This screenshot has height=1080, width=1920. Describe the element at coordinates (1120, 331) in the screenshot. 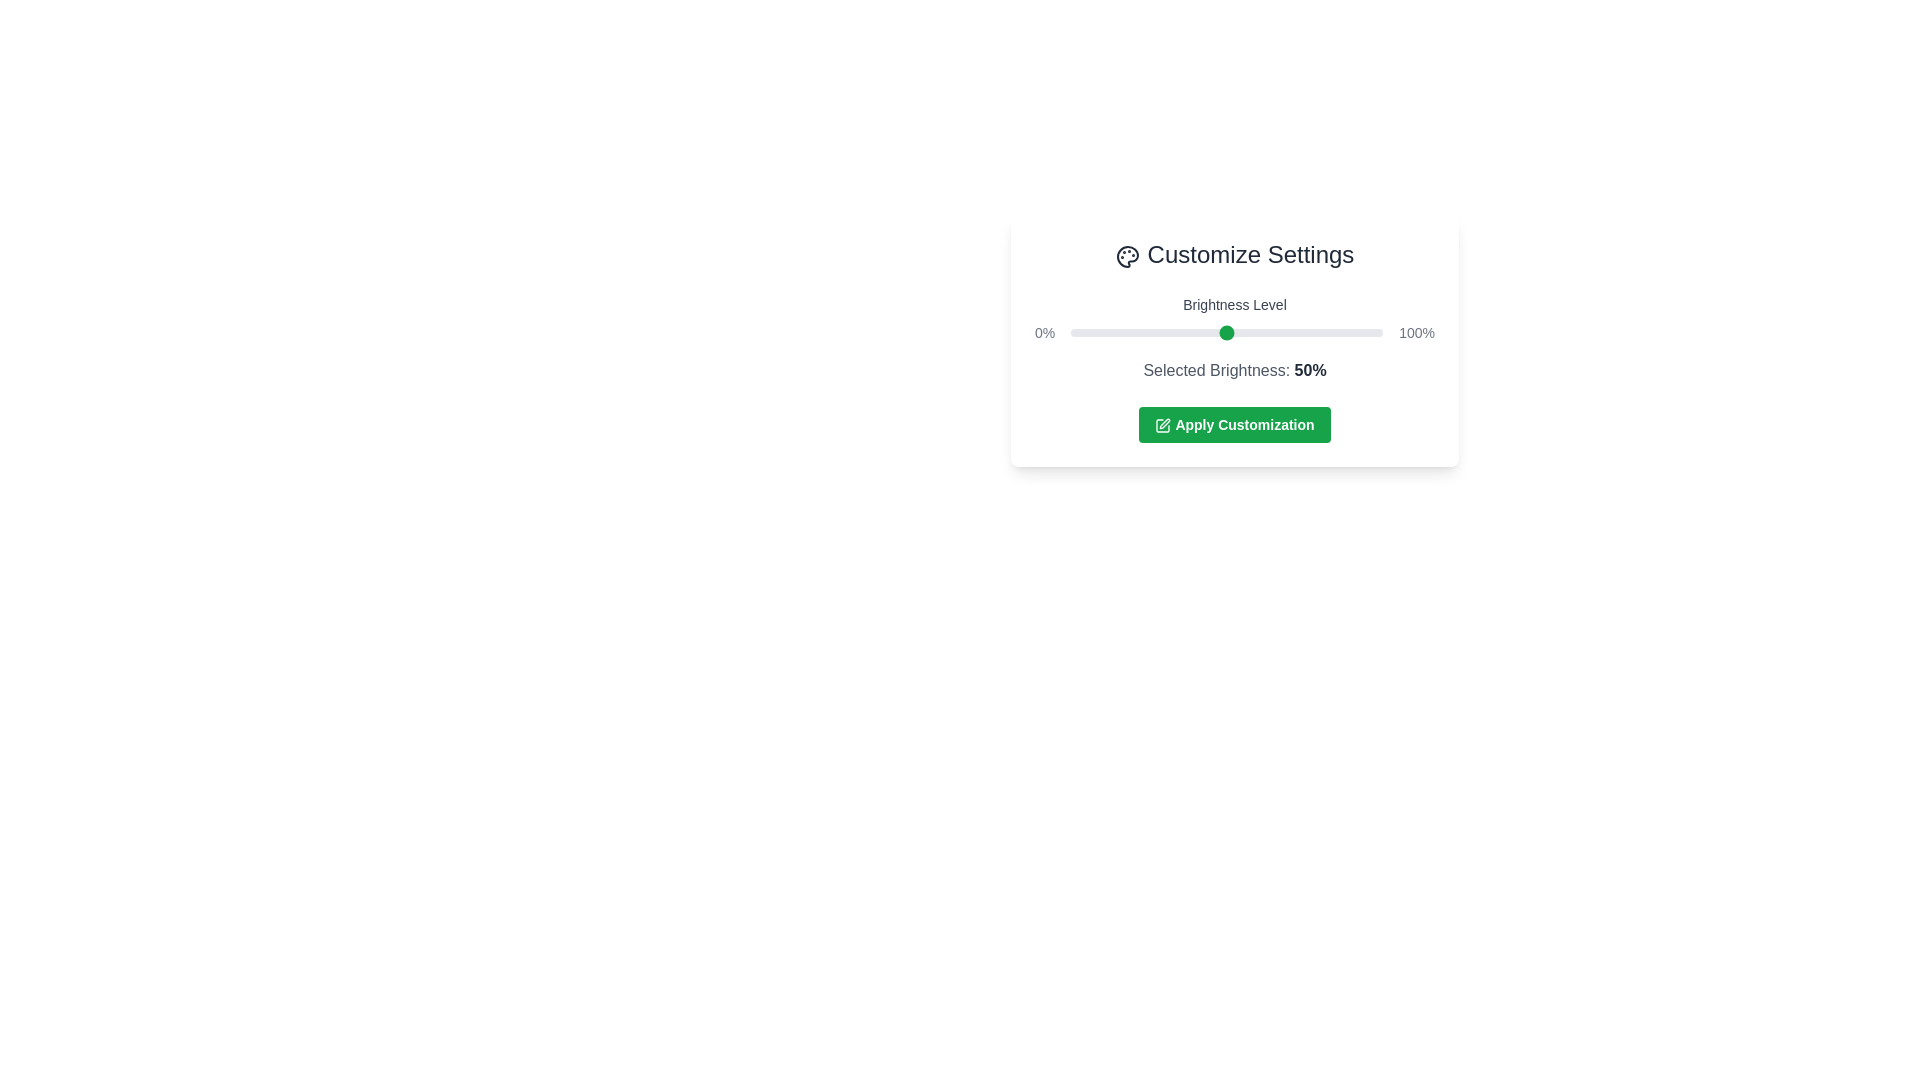

I see `the brightness` at that location.